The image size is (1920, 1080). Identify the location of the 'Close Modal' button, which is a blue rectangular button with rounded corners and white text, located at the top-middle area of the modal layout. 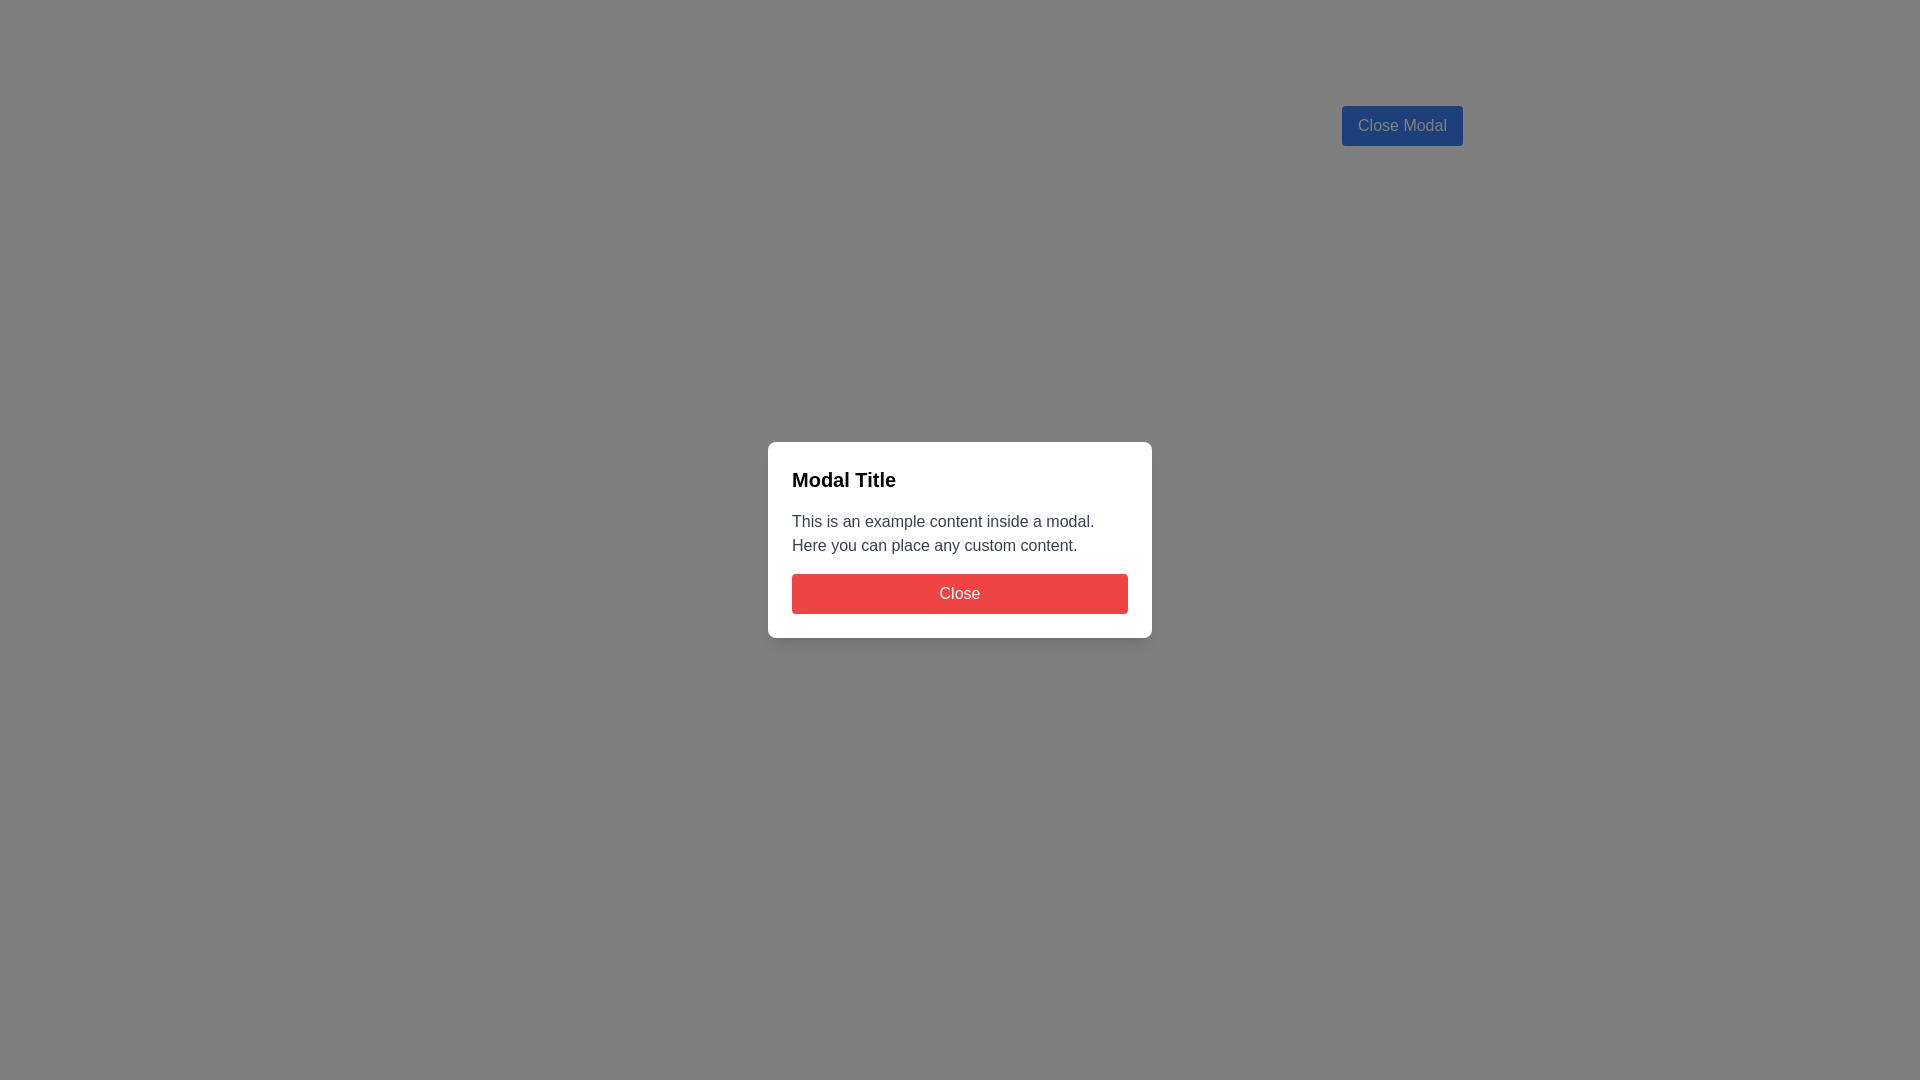
(1401, 126).